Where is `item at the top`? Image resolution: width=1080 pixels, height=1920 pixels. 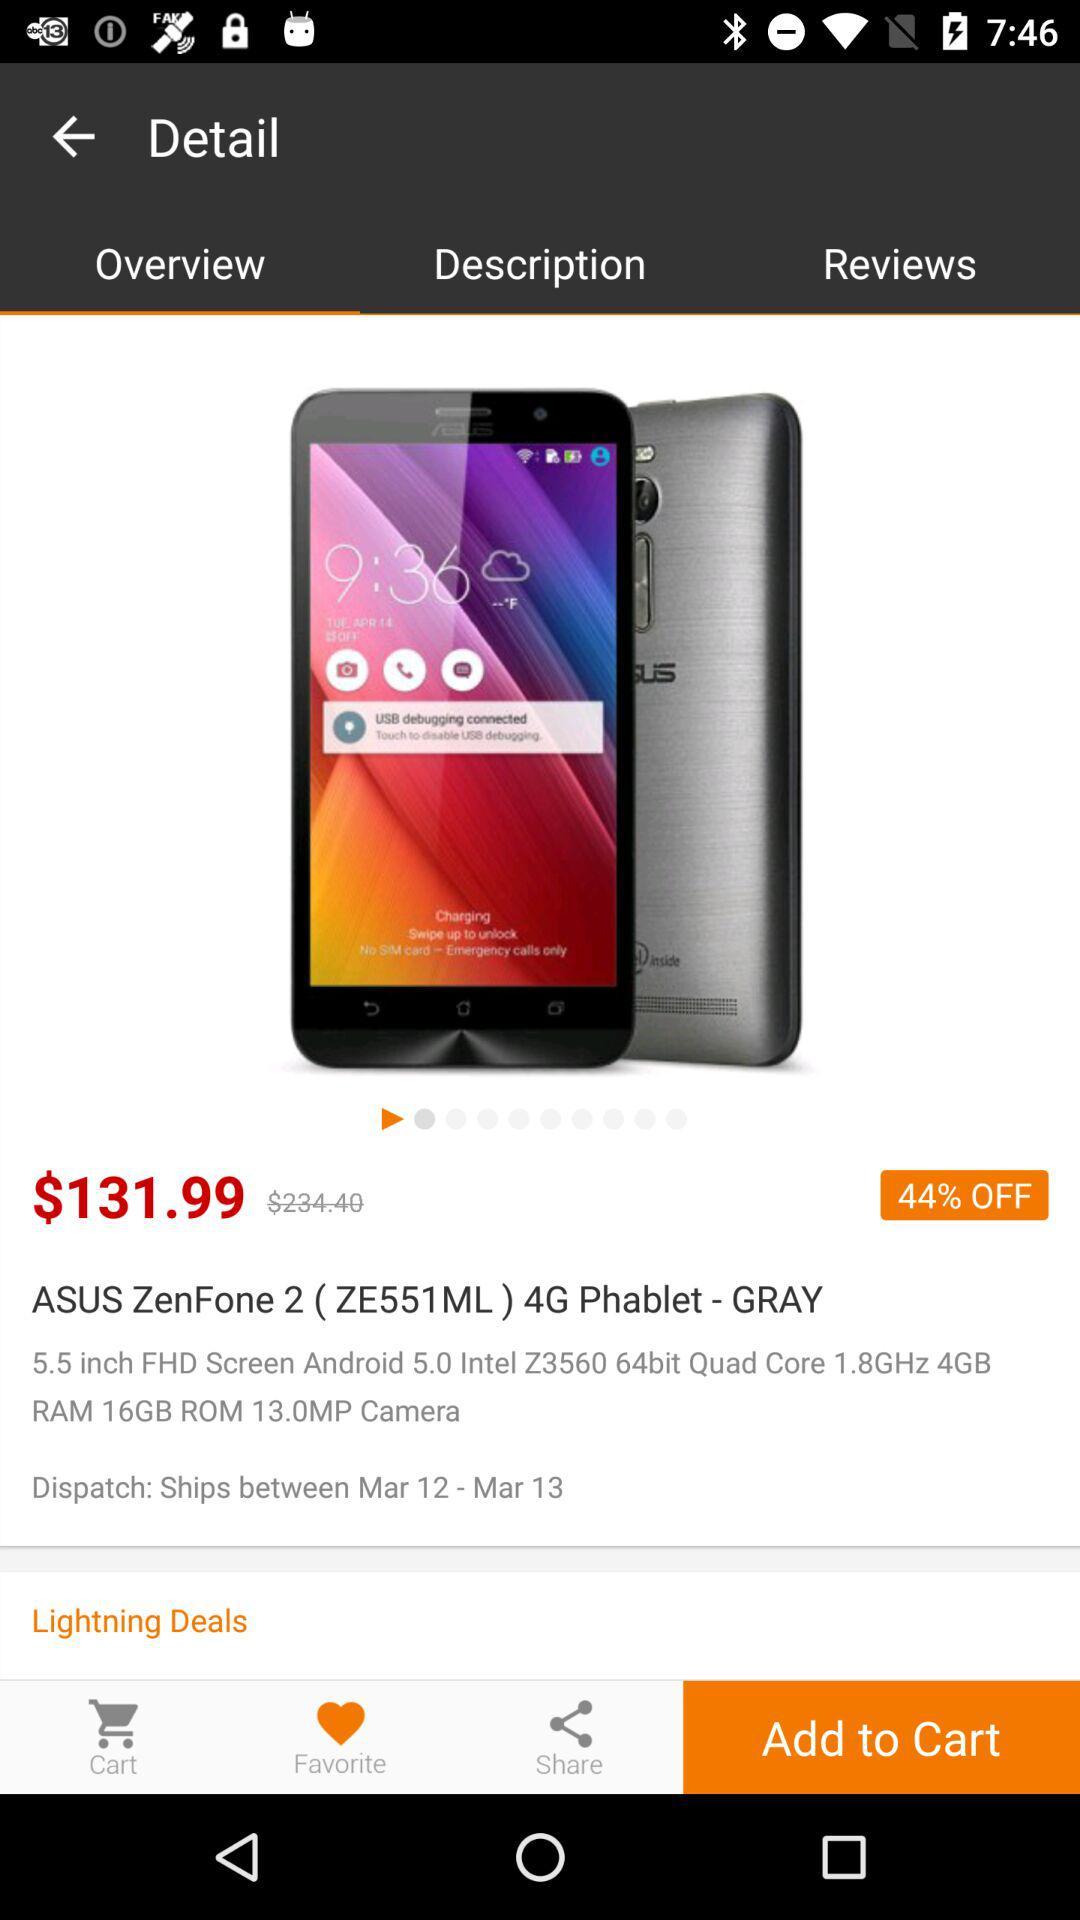 item at the top is located at coordinates (540, 261).